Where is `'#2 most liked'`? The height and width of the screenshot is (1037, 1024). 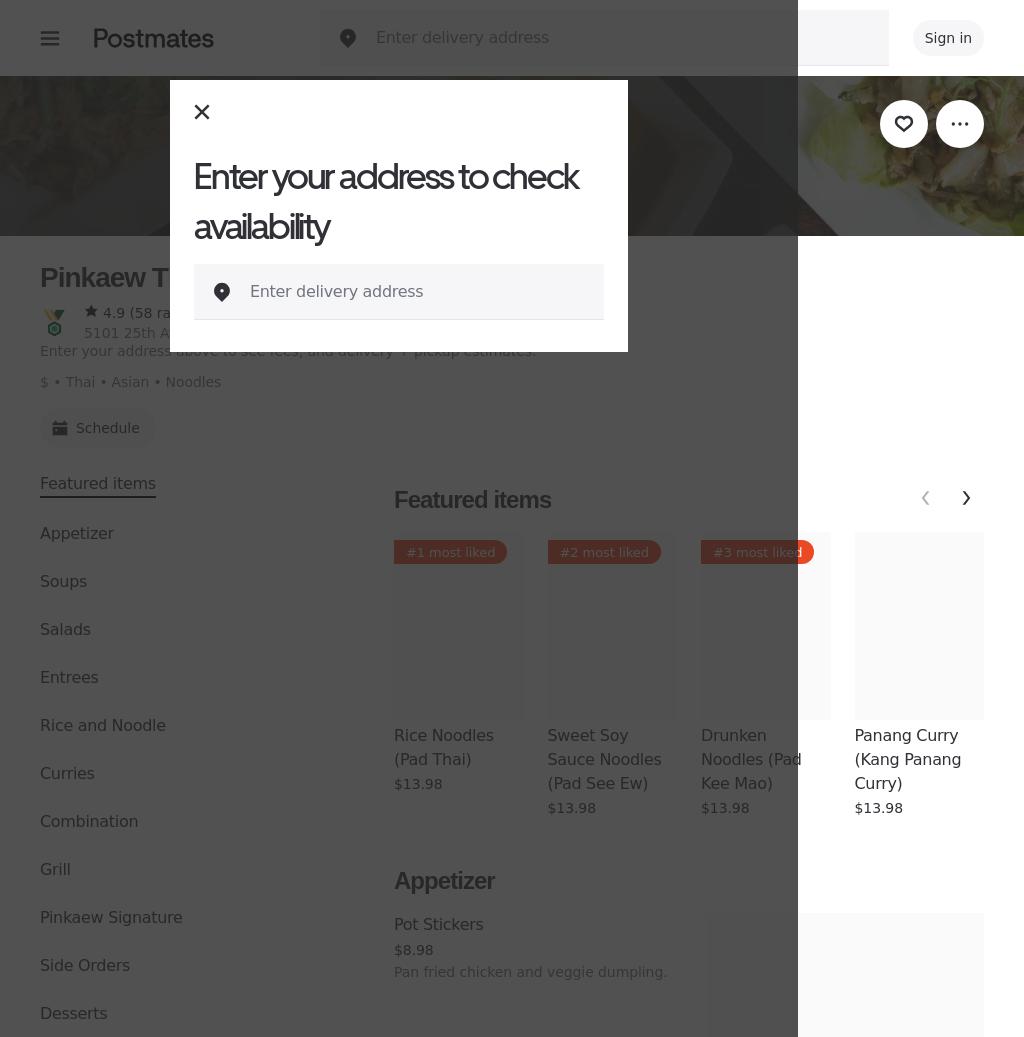
'#2 most liked' is located at coordinates (603, 552).